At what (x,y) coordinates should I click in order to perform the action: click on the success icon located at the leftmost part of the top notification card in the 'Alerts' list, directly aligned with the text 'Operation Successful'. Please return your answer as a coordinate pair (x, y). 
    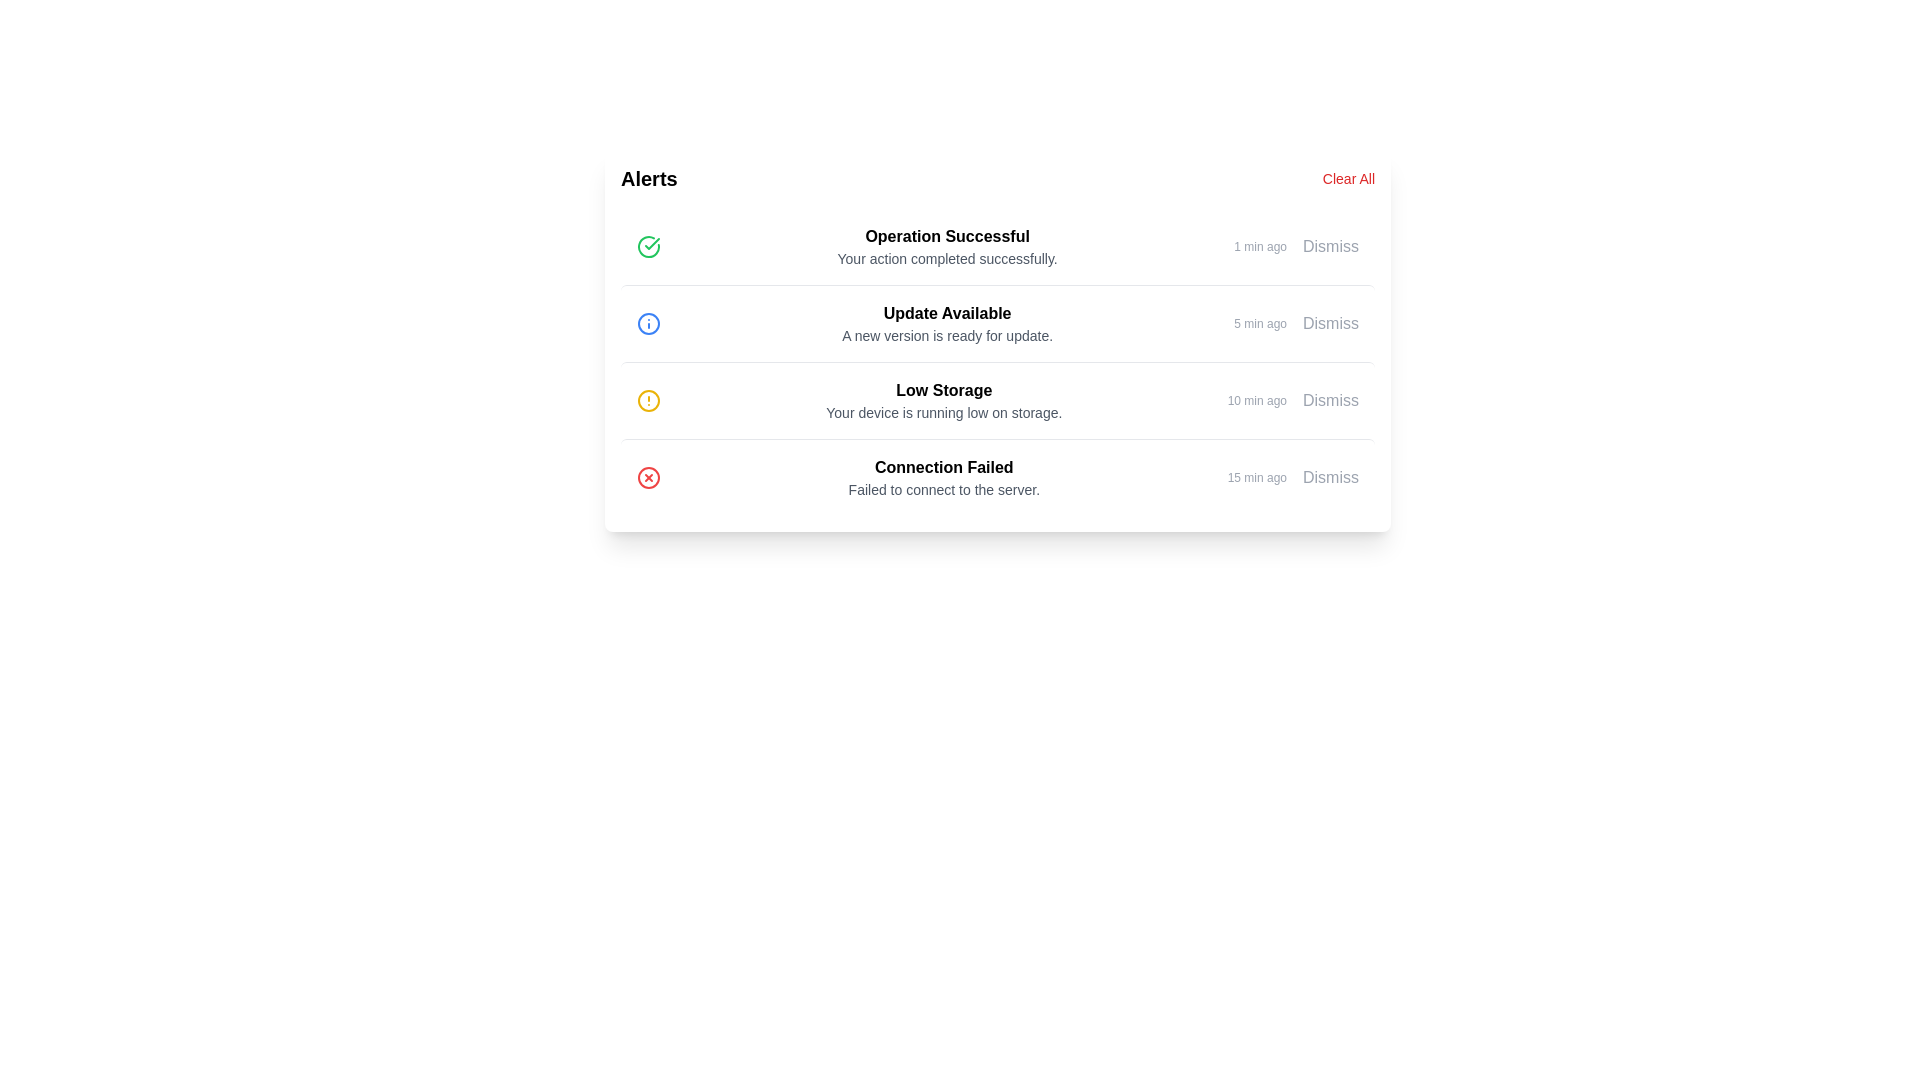
    Looking at the image, I should click on (648, 245).